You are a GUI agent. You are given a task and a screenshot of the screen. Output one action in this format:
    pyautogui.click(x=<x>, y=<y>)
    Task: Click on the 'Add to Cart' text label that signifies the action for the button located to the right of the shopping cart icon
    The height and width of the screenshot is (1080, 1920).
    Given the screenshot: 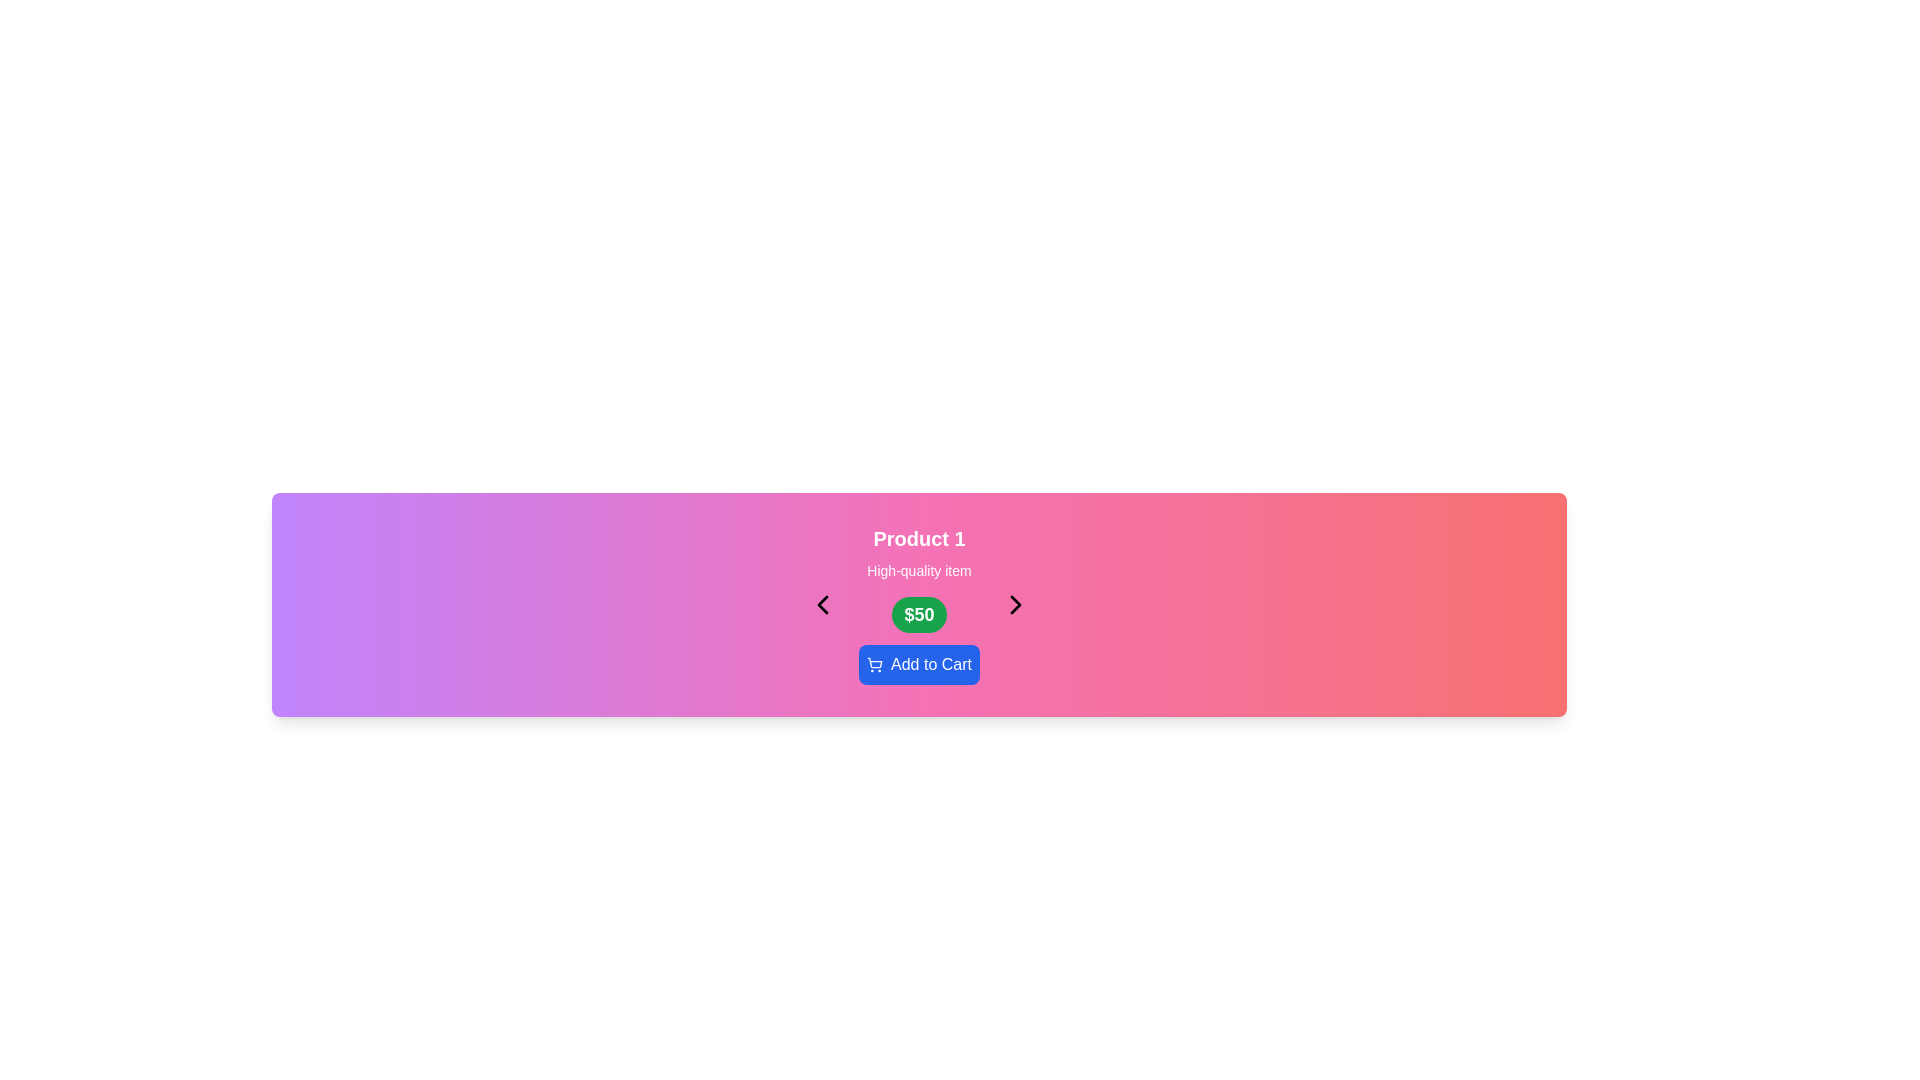 What is the action you would take?
    pyautogui.click(x=930, y=664)
    